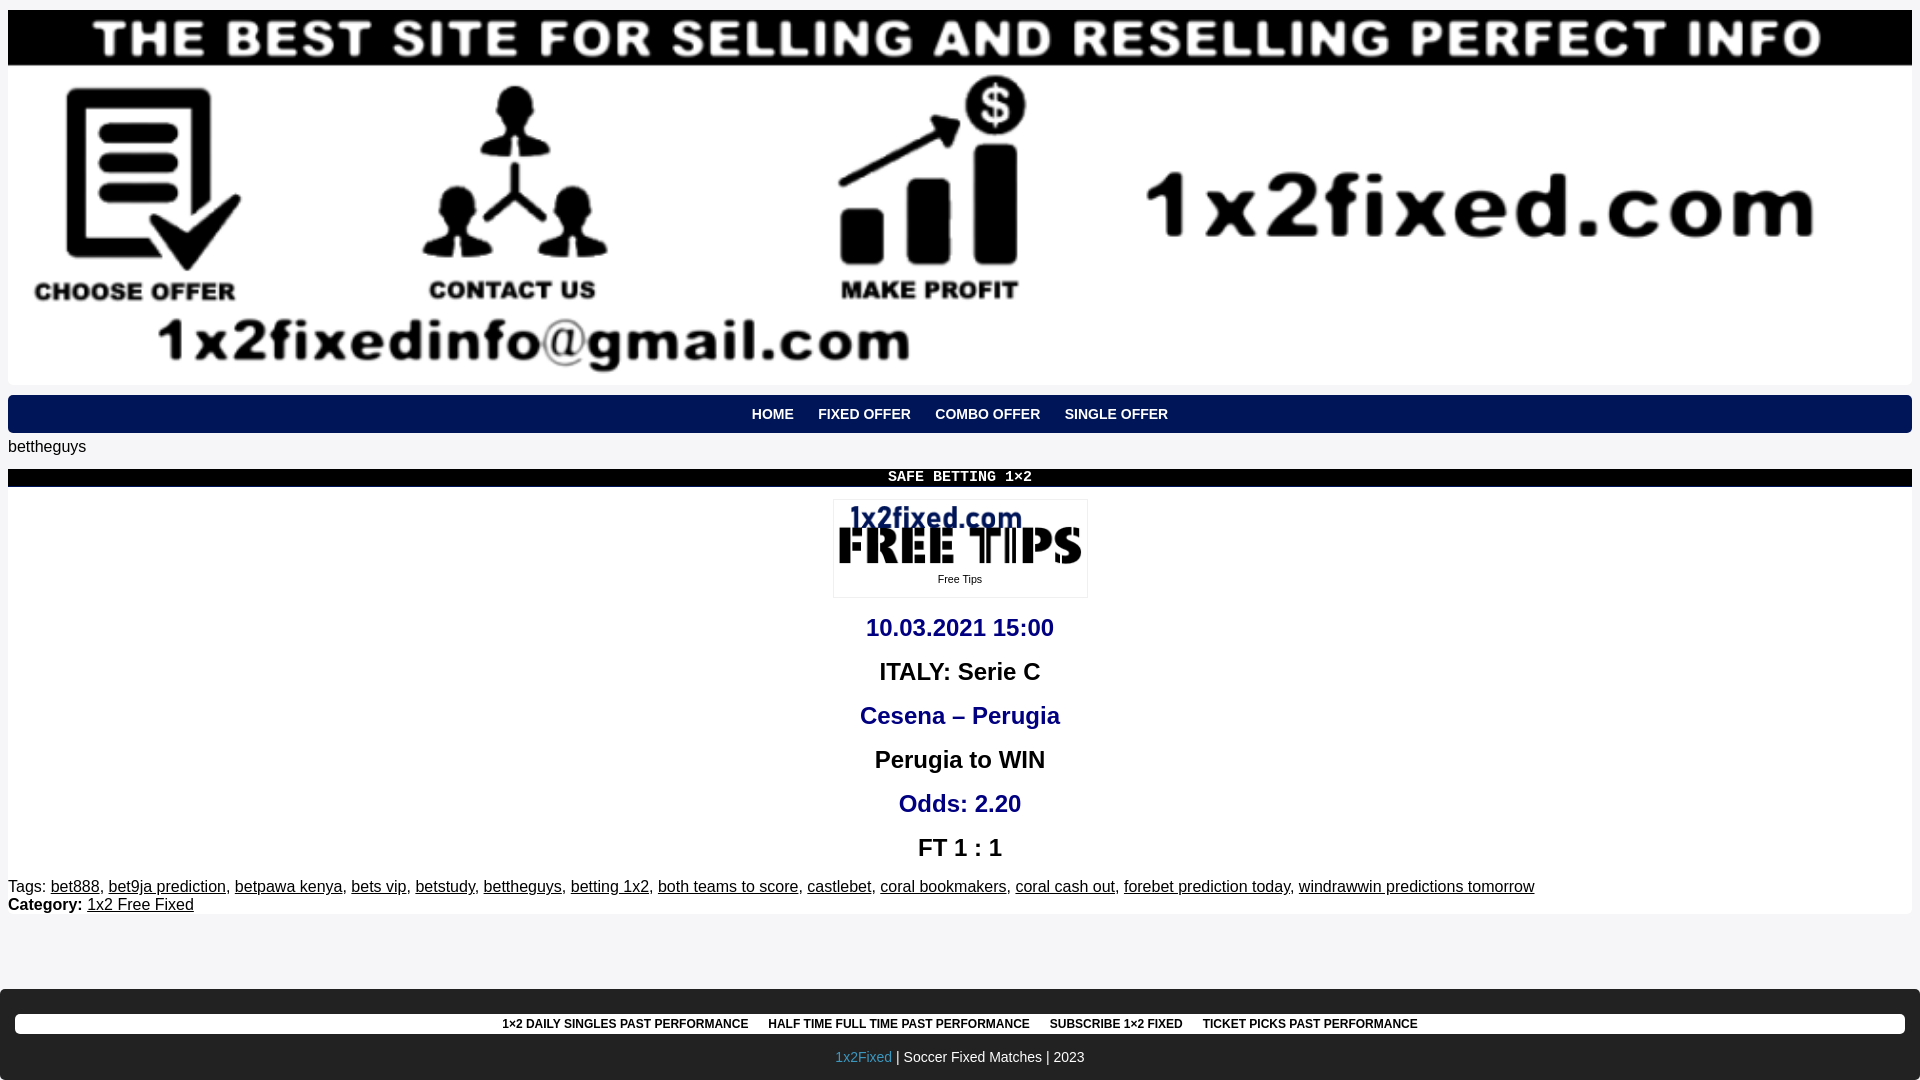 The height and width of the screenshot is (1080, 1920). What do you see at coordinates (839, 885) in the screenshot?
I see `'castlebet'` at bounding box center [839, 885].